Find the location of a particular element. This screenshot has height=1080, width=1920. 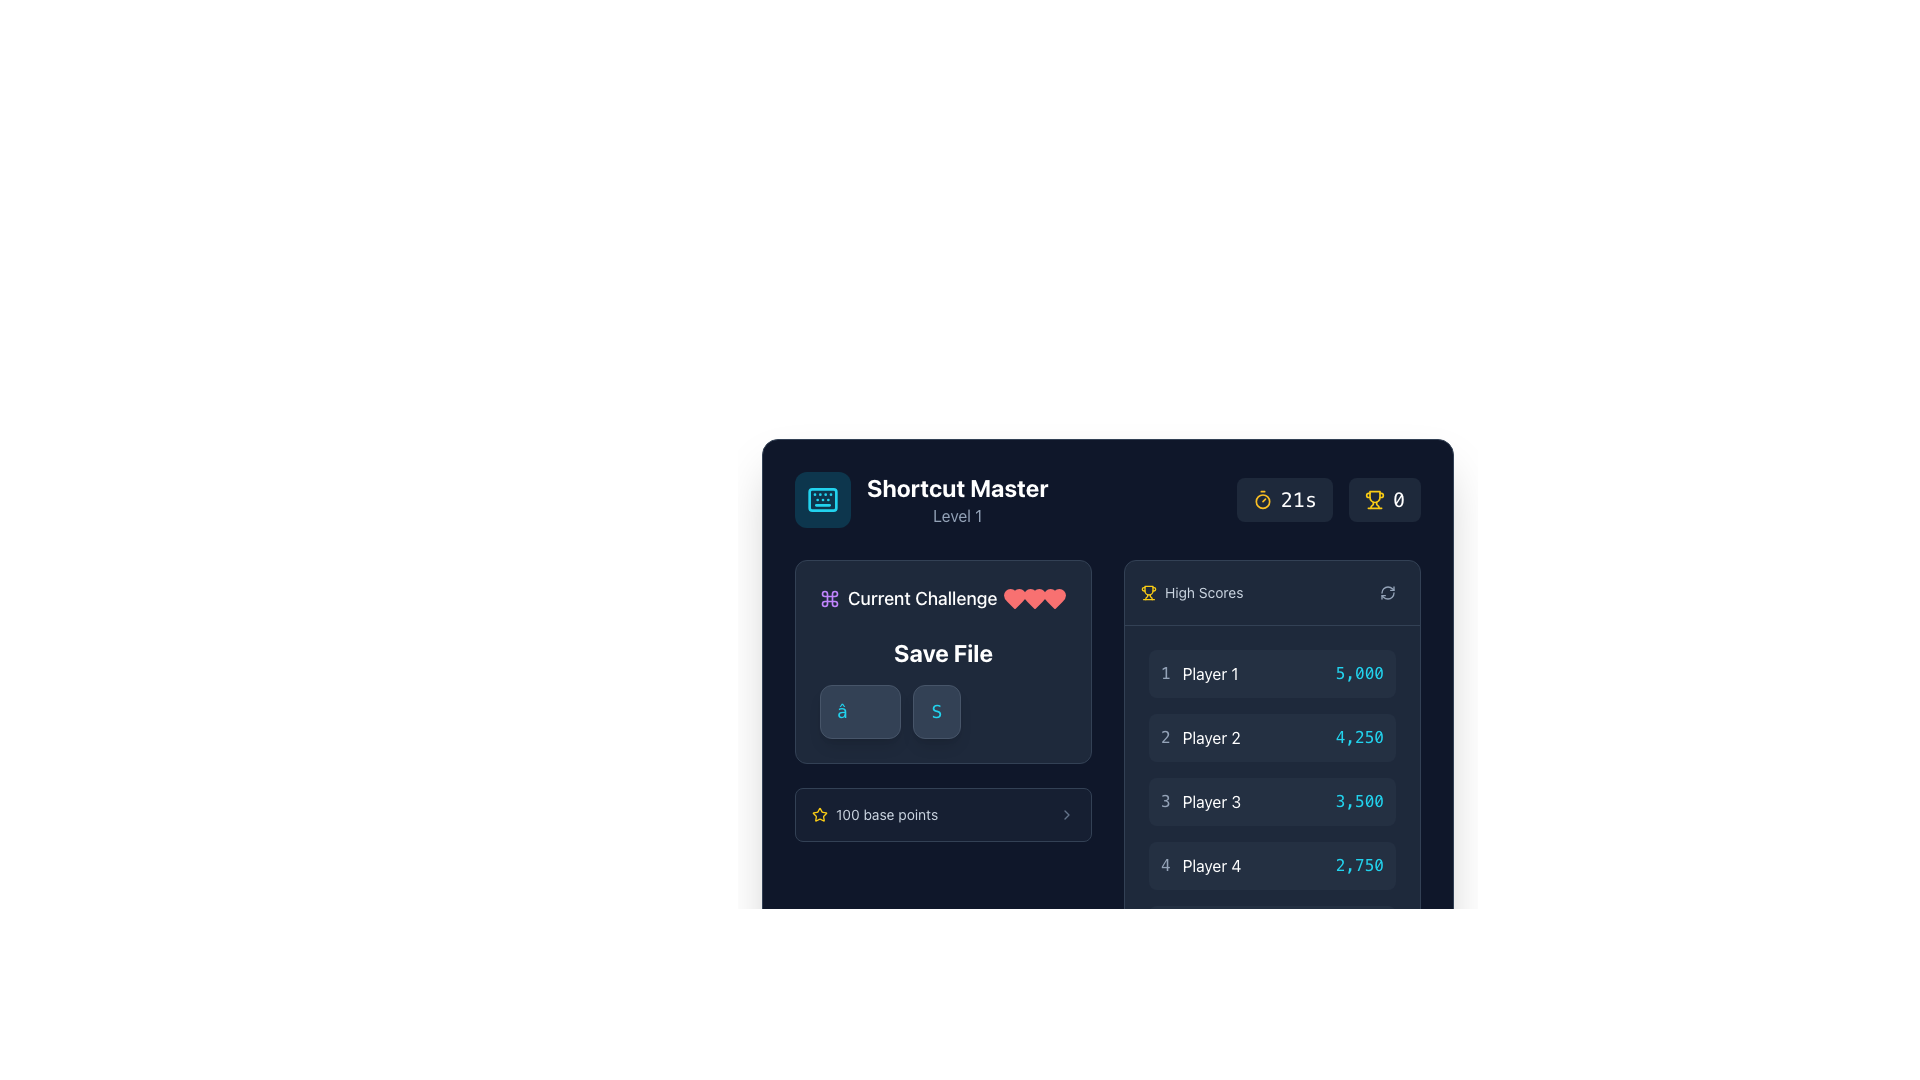

the text label displaying 'Player 3' in white text against a dark background, which is the third entry under the title 'High Scores' is located at coordinates (1210, 801).